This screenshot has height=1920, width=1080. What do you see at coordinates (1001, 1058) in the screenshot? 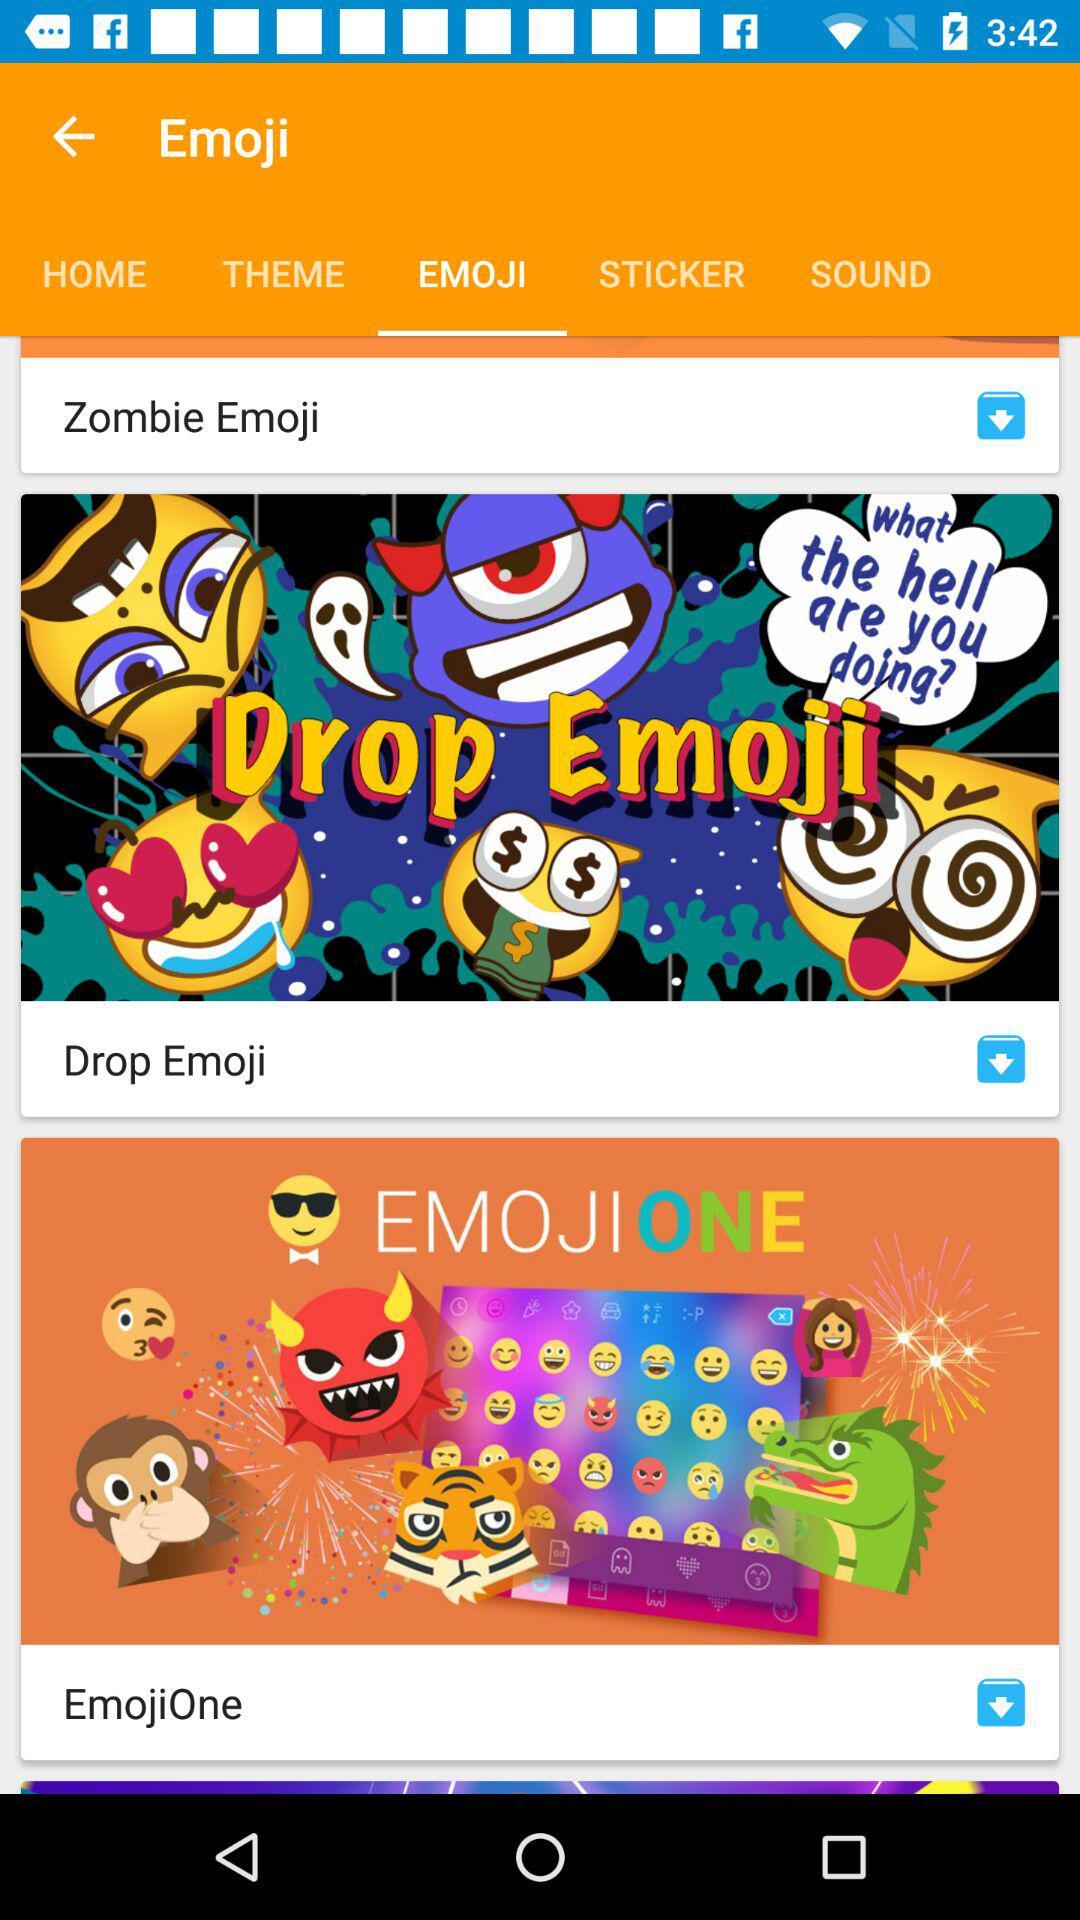
I see `download the page` at bounding box center [1001, 1058].